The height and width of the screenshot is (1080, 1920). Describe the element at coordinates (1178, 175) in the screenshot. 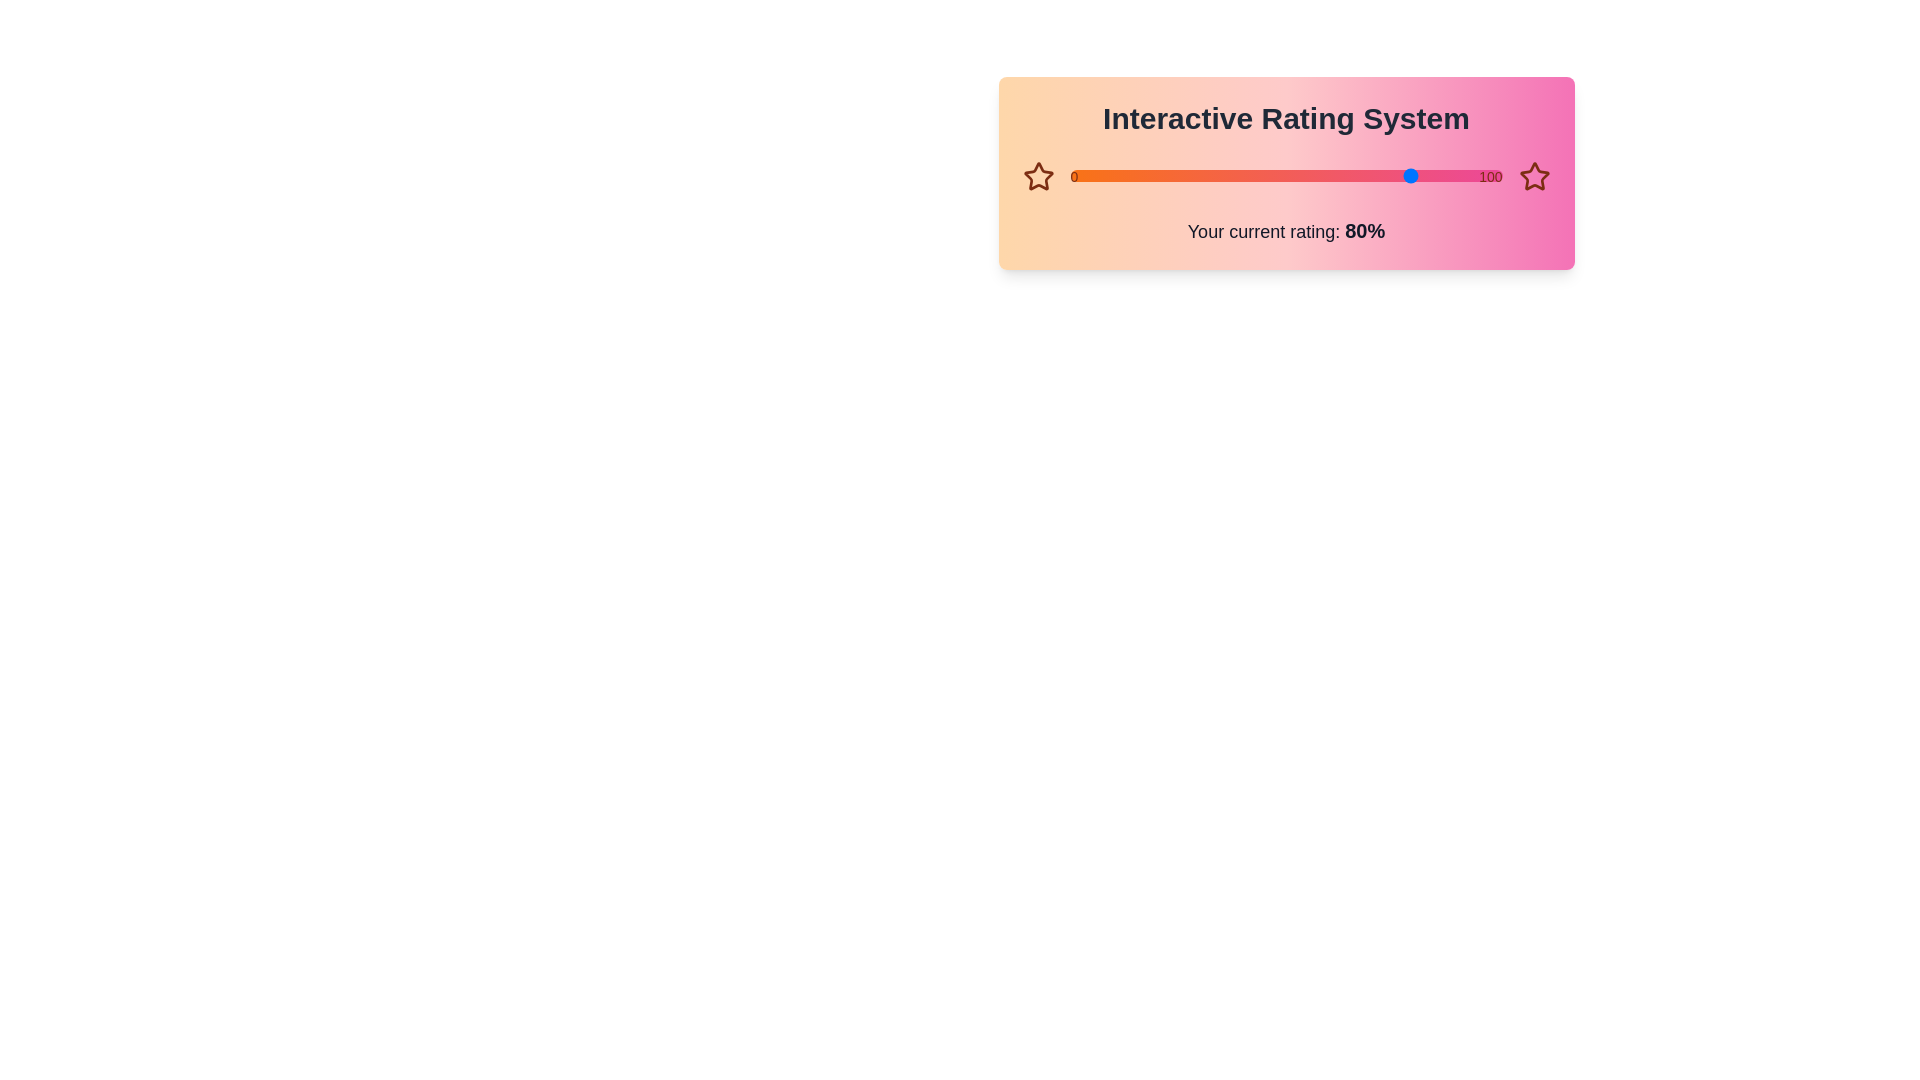

I see `the slider track to set the rating to 25%` at that location.